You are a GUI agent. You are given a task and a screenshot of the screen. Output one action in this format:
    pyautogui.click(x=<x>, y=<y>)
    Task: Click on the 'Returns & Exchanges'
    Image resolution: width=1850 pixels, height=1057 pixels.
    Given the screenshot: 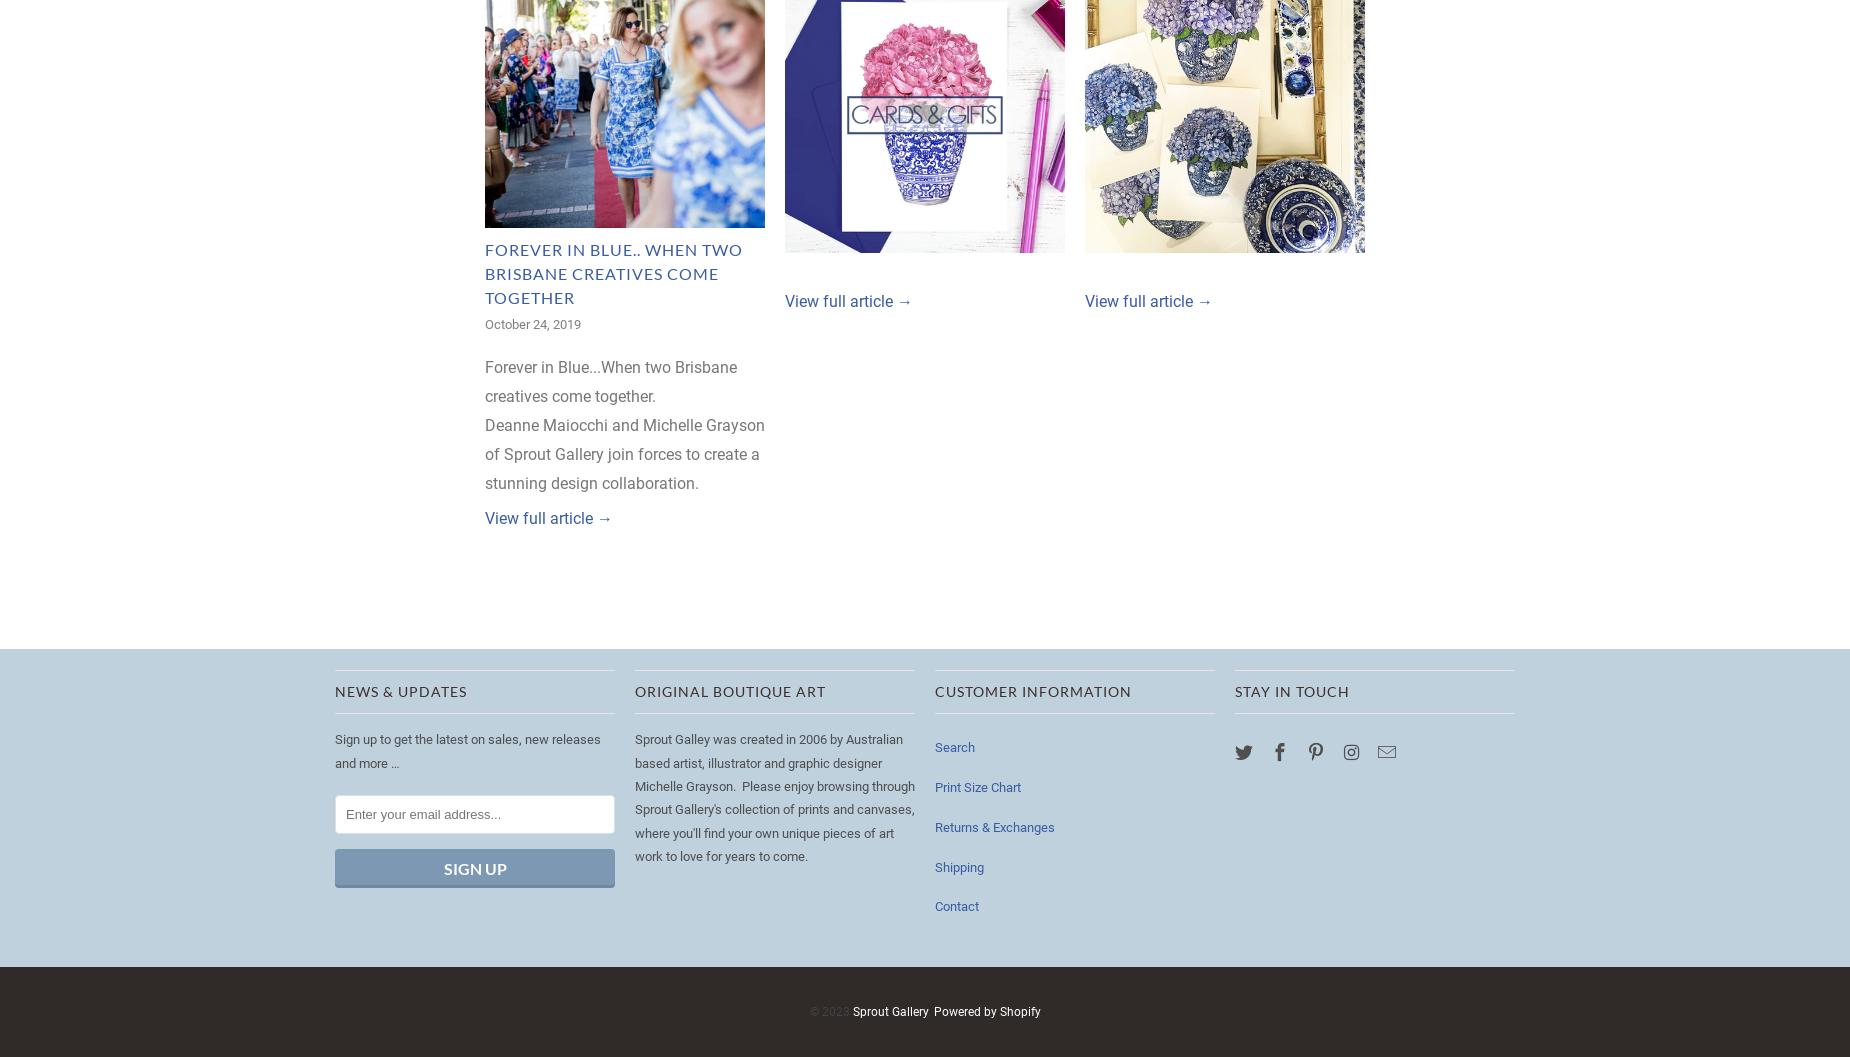 What is the action you would take?
    pyautogui.click(x=993, y=826)
    